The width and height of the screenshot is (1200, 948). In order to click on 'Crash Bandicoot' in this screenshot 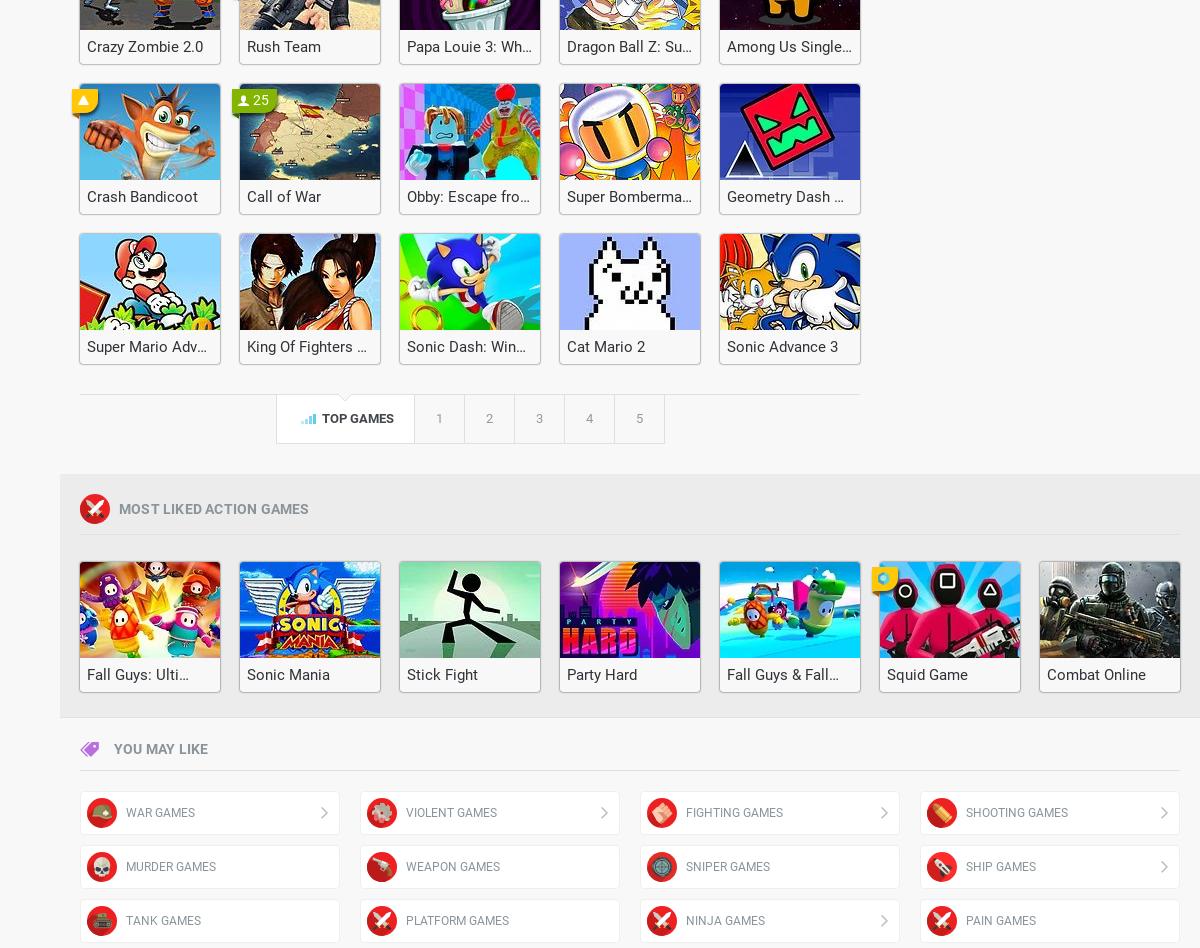, I will do `click(87, 195)`.